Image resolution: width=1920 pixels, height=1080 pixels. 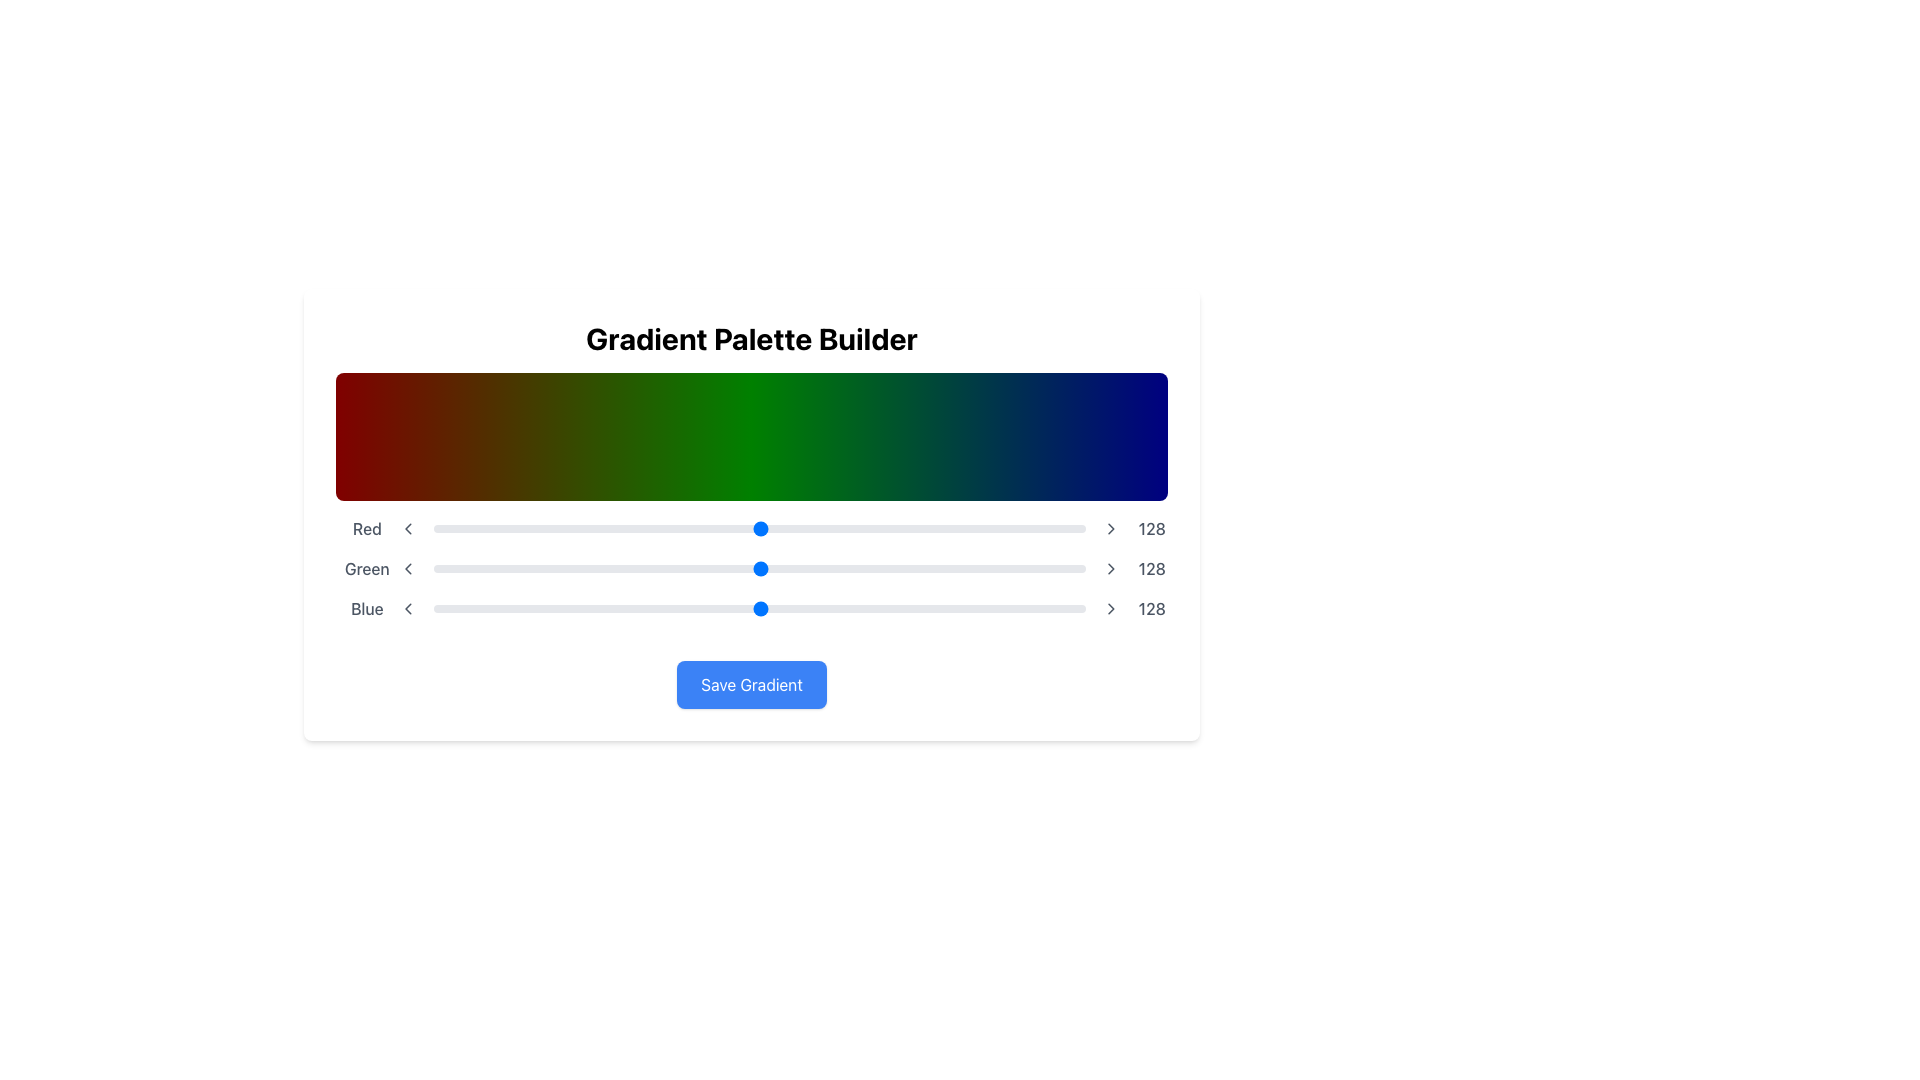 What do you see at coordinates (751, 608) in the screenshot?
I see `the 'Blue' range slider` at bounding box center [751, 608].